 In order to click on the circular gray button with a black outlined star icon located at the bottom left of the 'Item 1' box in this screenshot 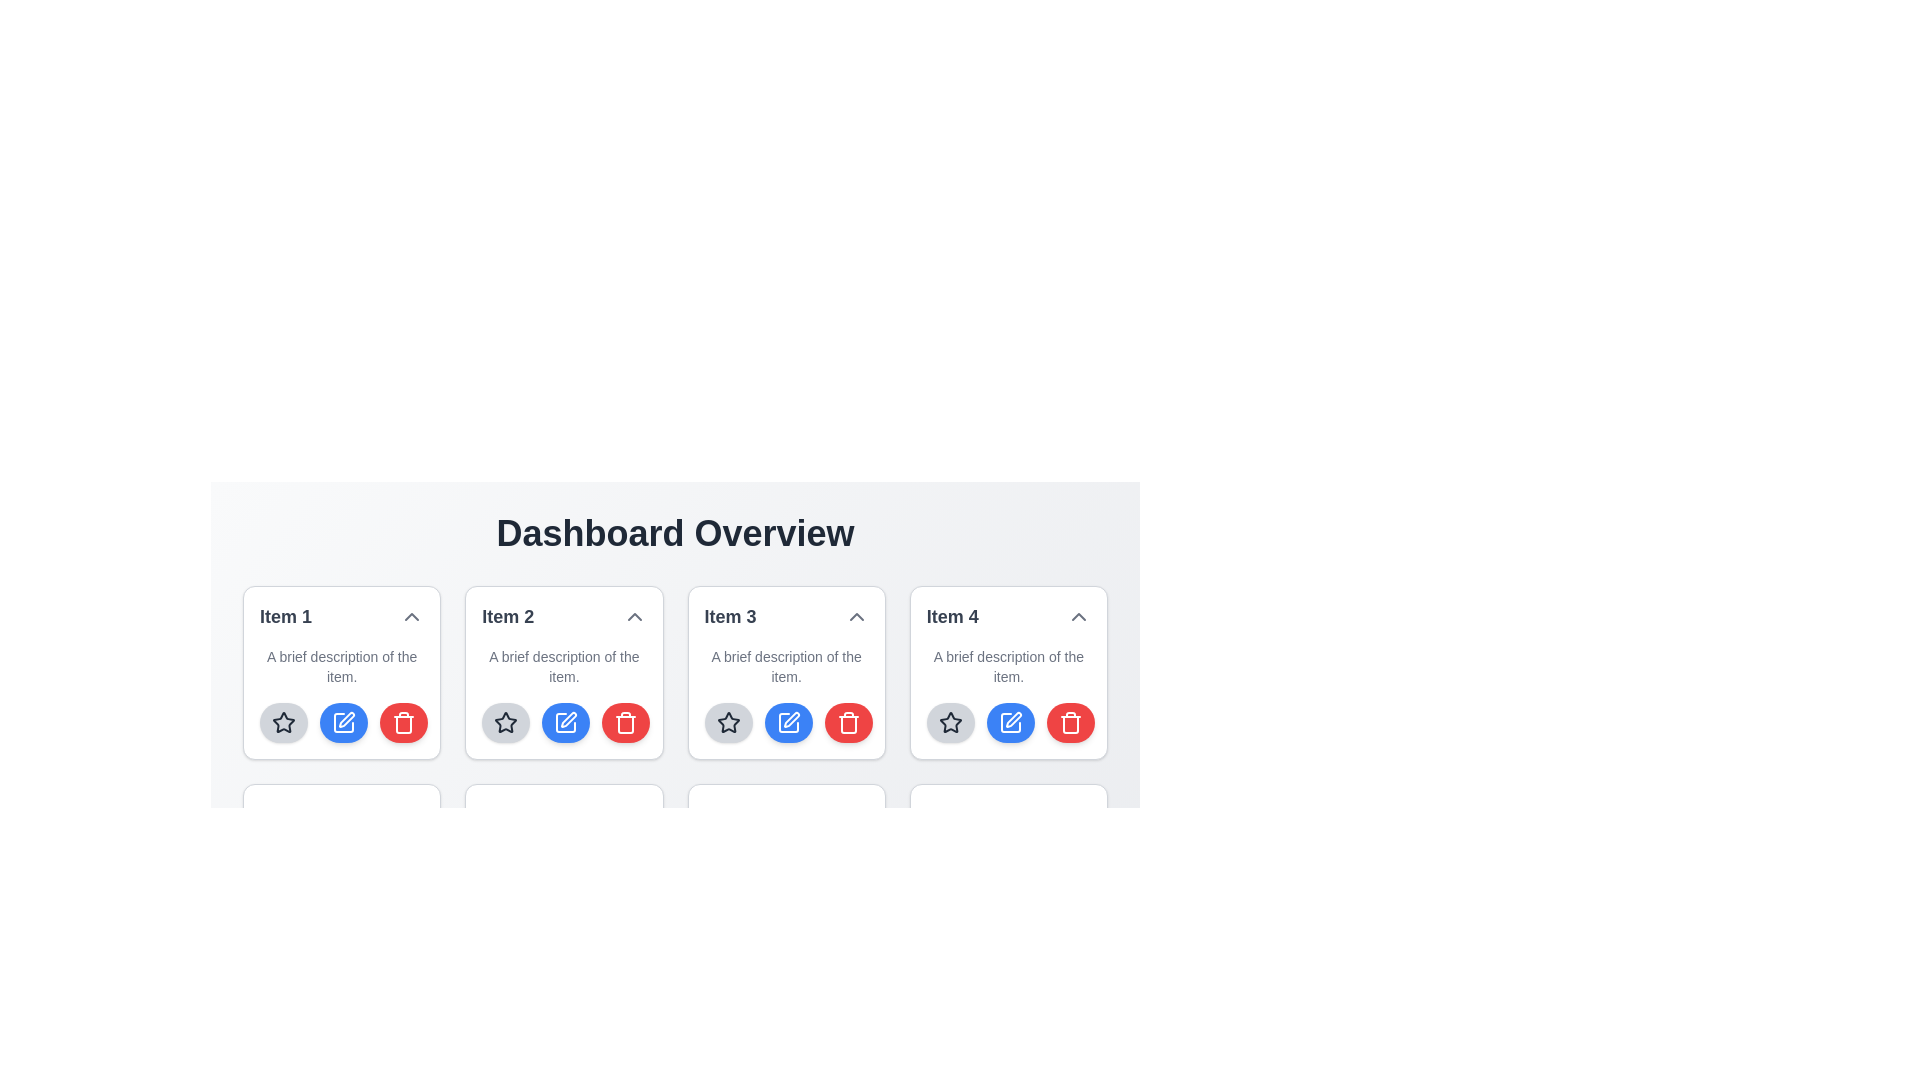, I will do `click(282, 722)`.